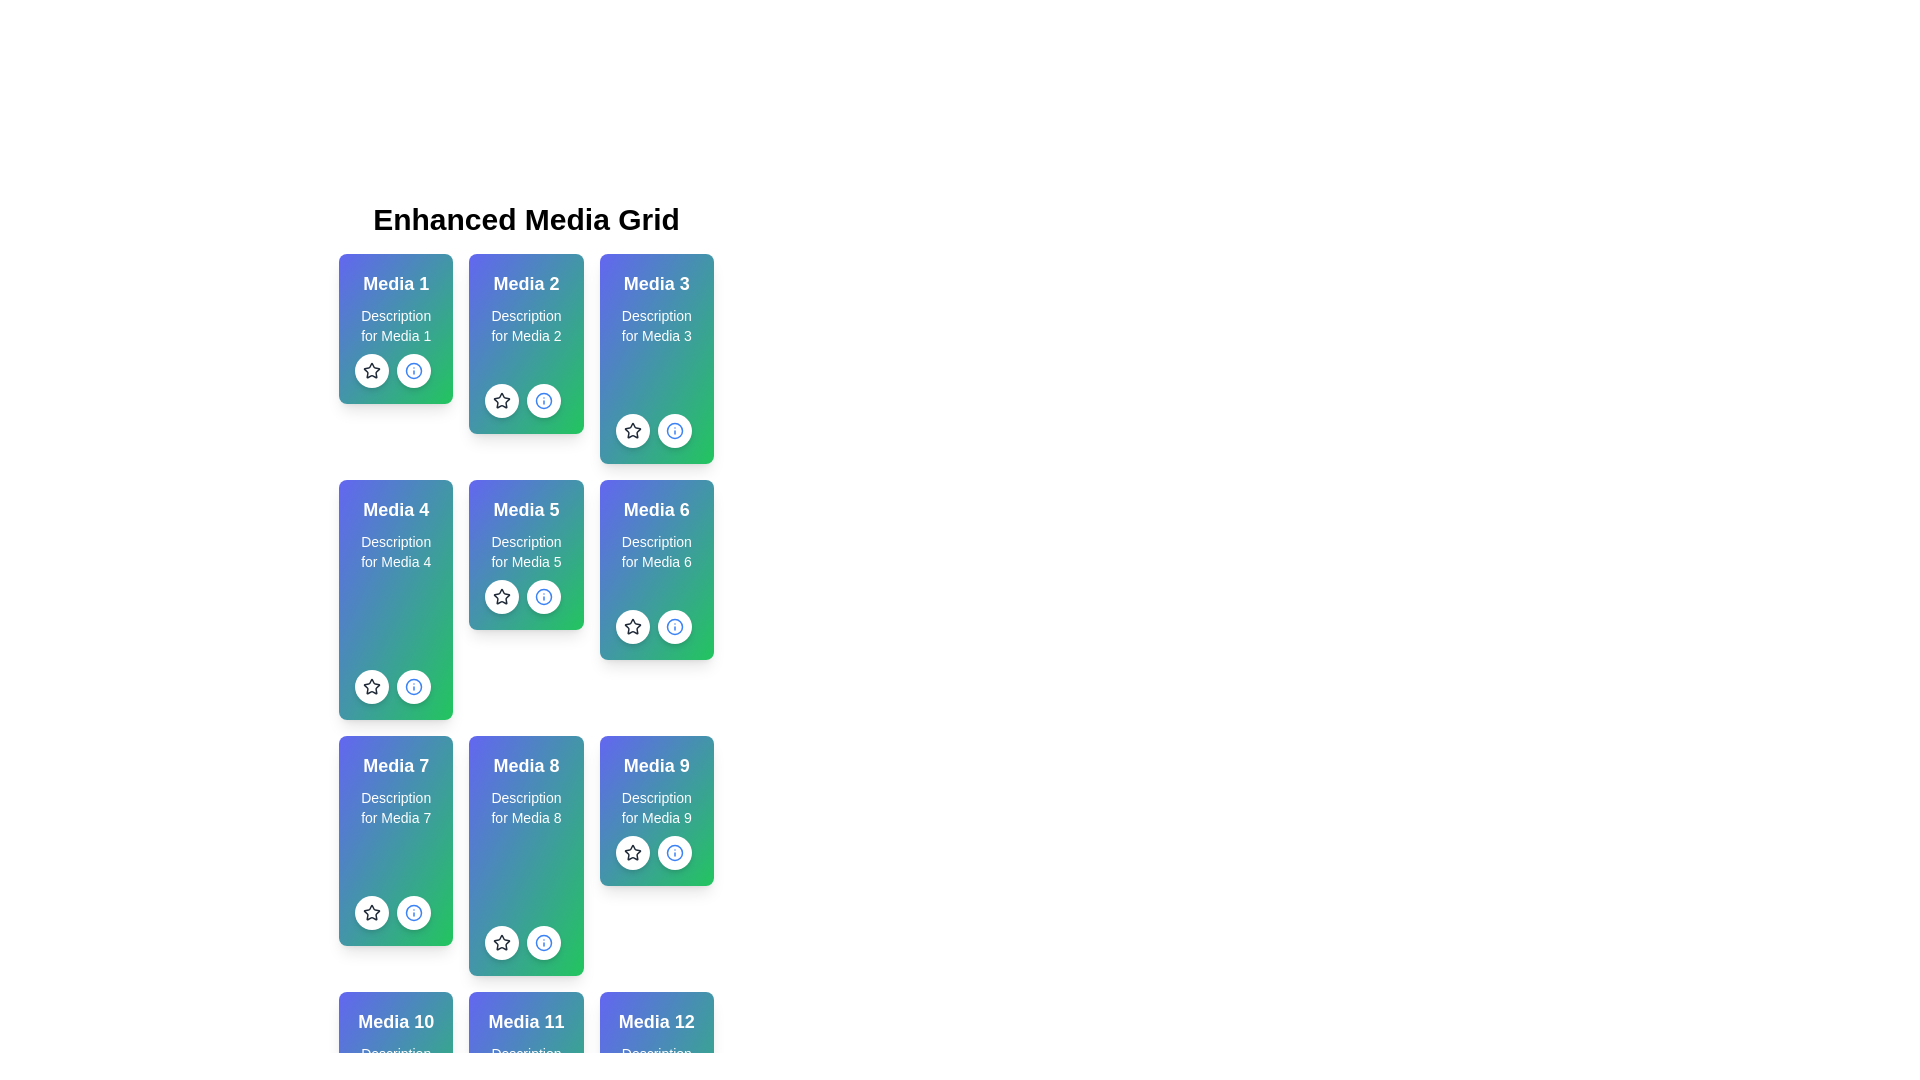  What do you see at coordinates (412, 685) in the screenshot?
I see `the informational icon located in the right-bottom section of the Media 6 card` at bounding box center [412, 685].